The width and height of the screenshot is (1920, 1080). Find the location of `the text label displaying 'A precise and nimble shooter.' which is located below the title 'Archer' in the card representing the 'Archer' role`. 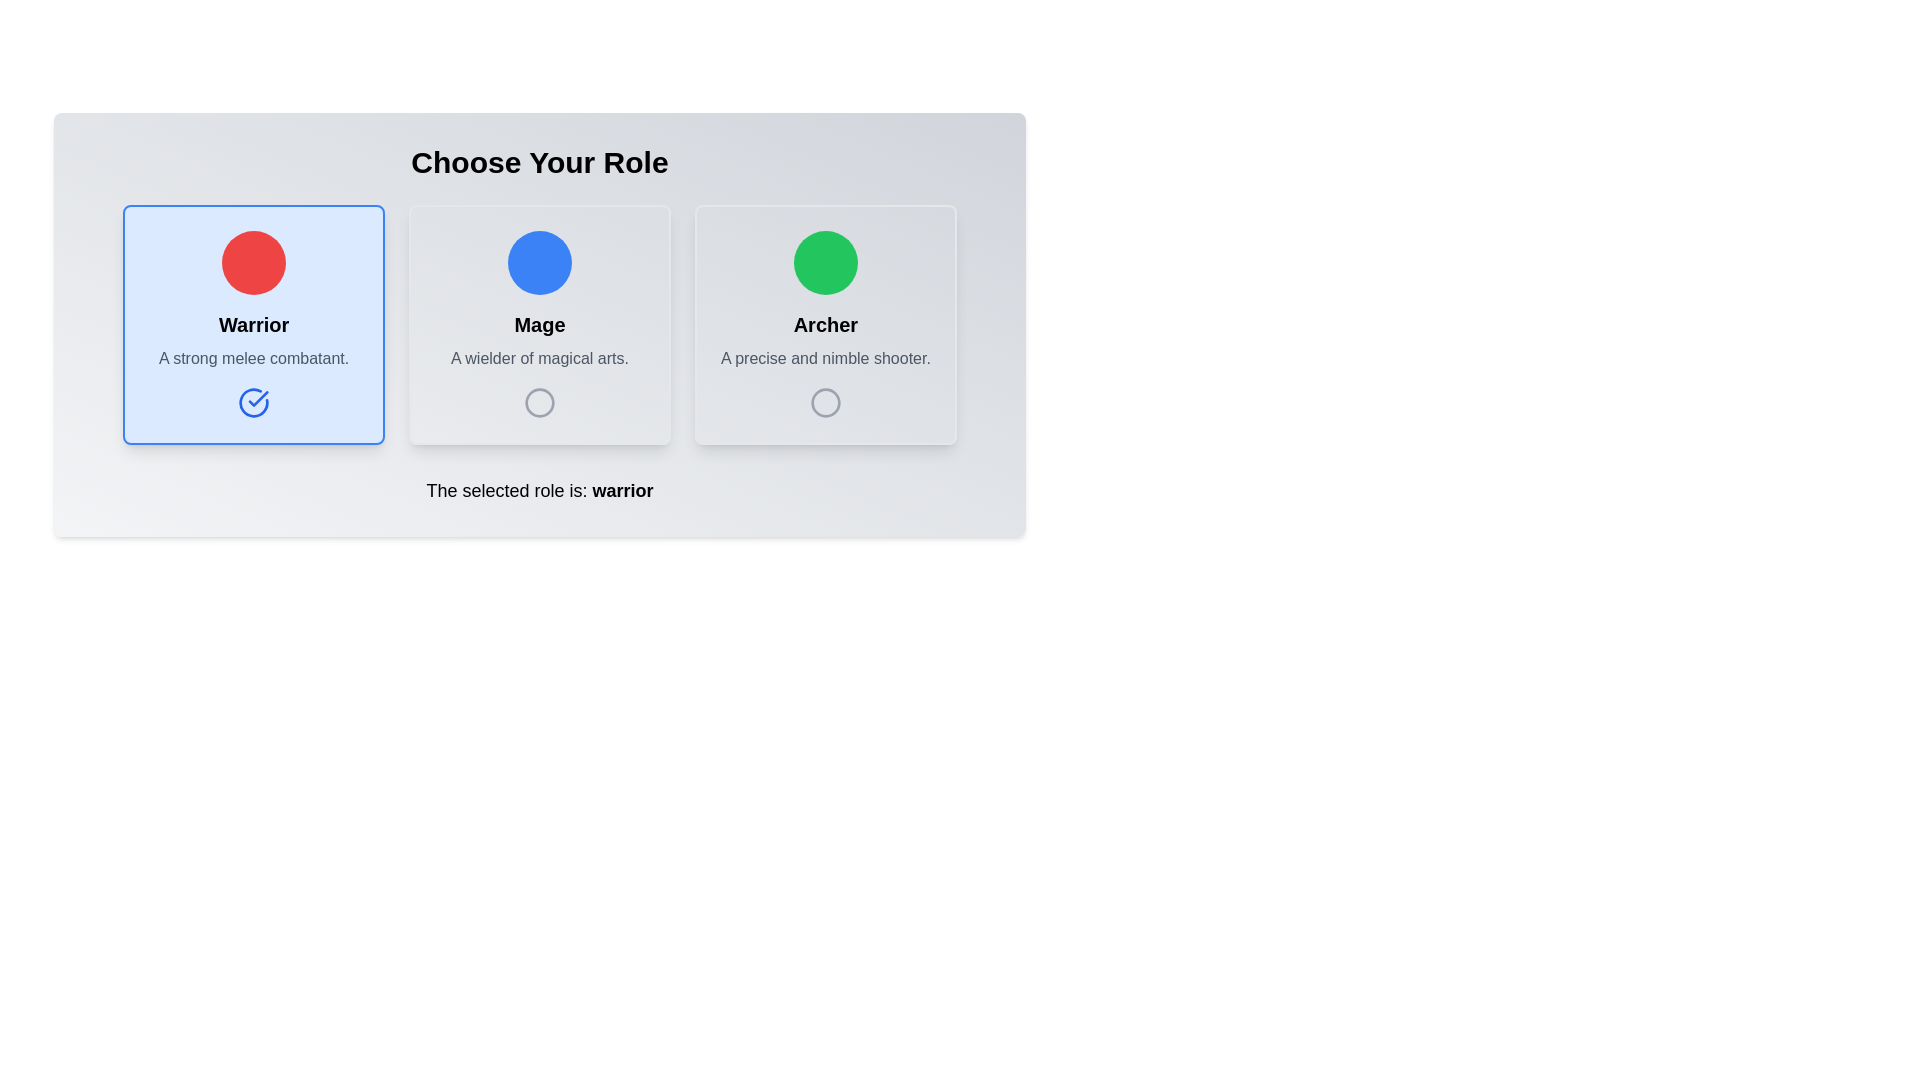

the text label displaying 'A precise and nimble shooter.' which is located below the title 'Archer' in the card representing the 'Archer' role is located at coordinates (825, 357).